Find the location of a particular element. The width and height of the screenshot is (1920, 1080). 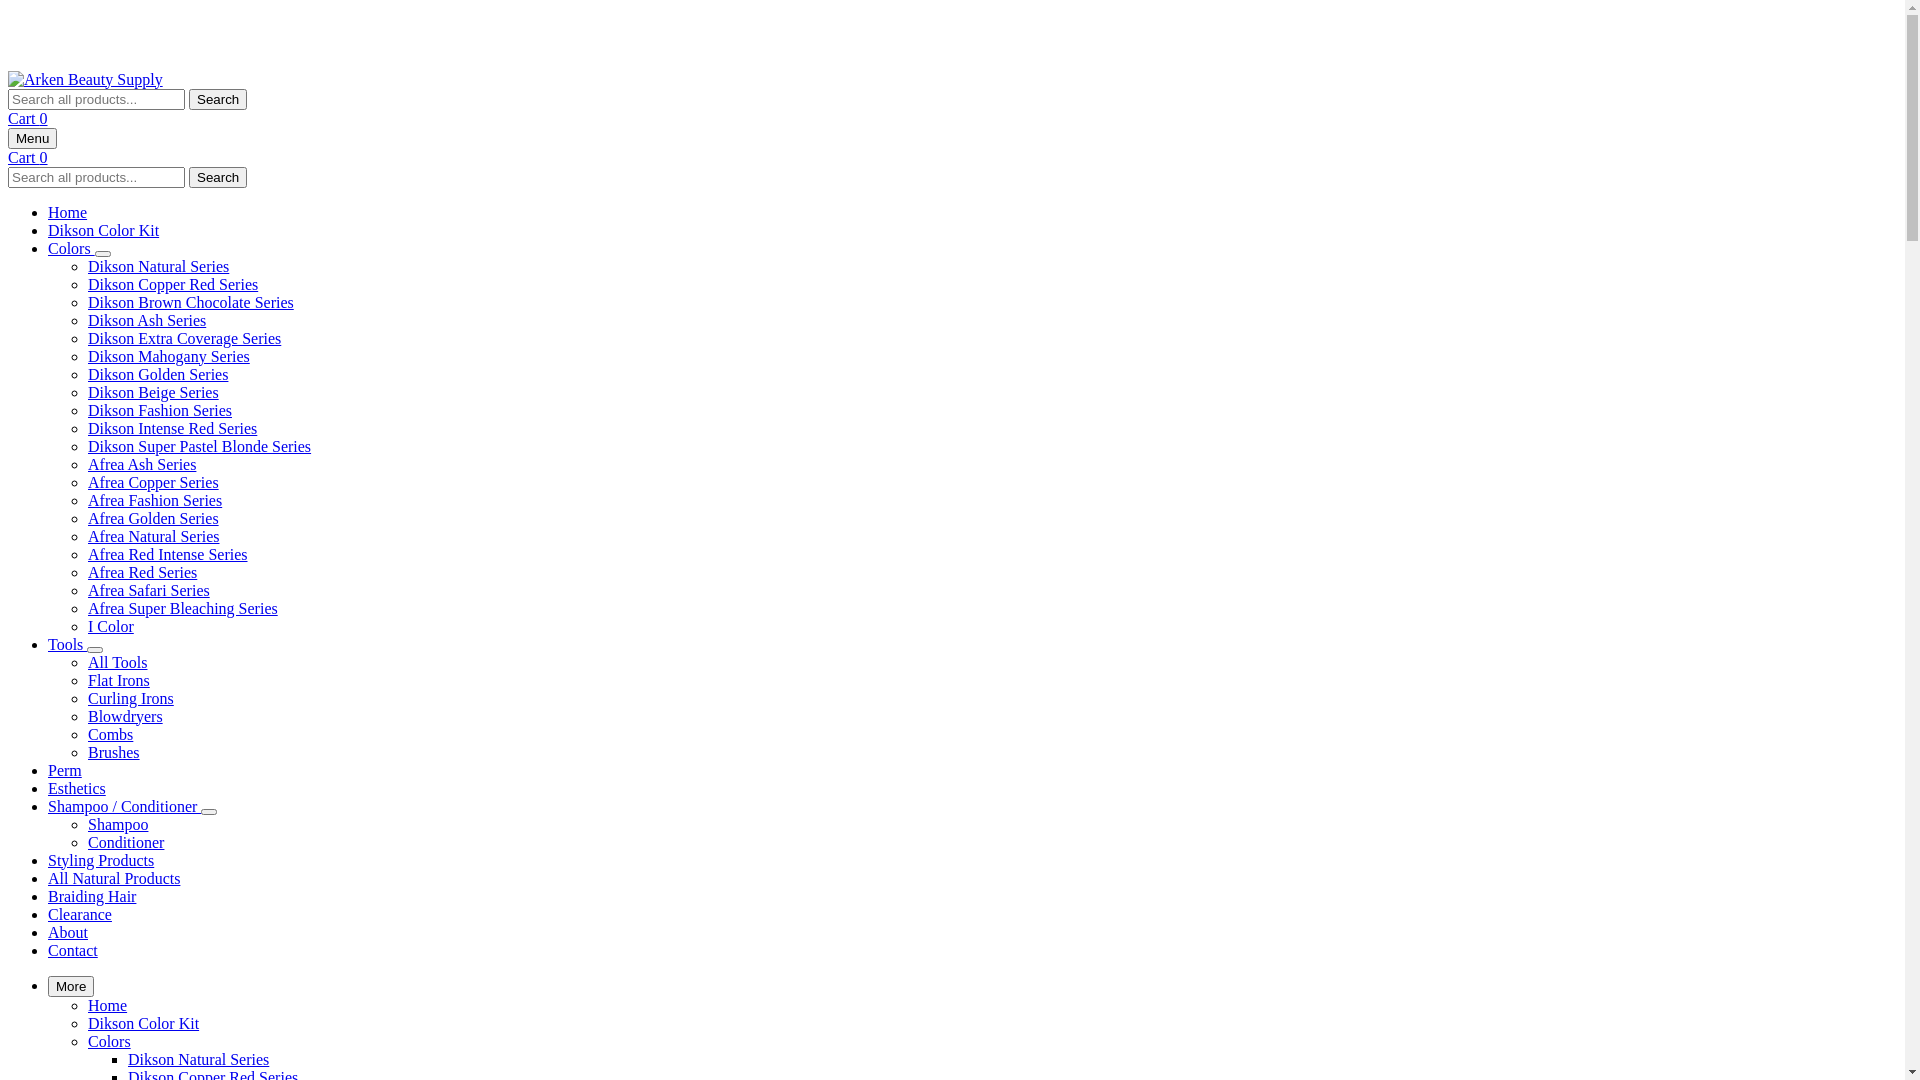

'Conditioner' is located at coordinates (86, 842).